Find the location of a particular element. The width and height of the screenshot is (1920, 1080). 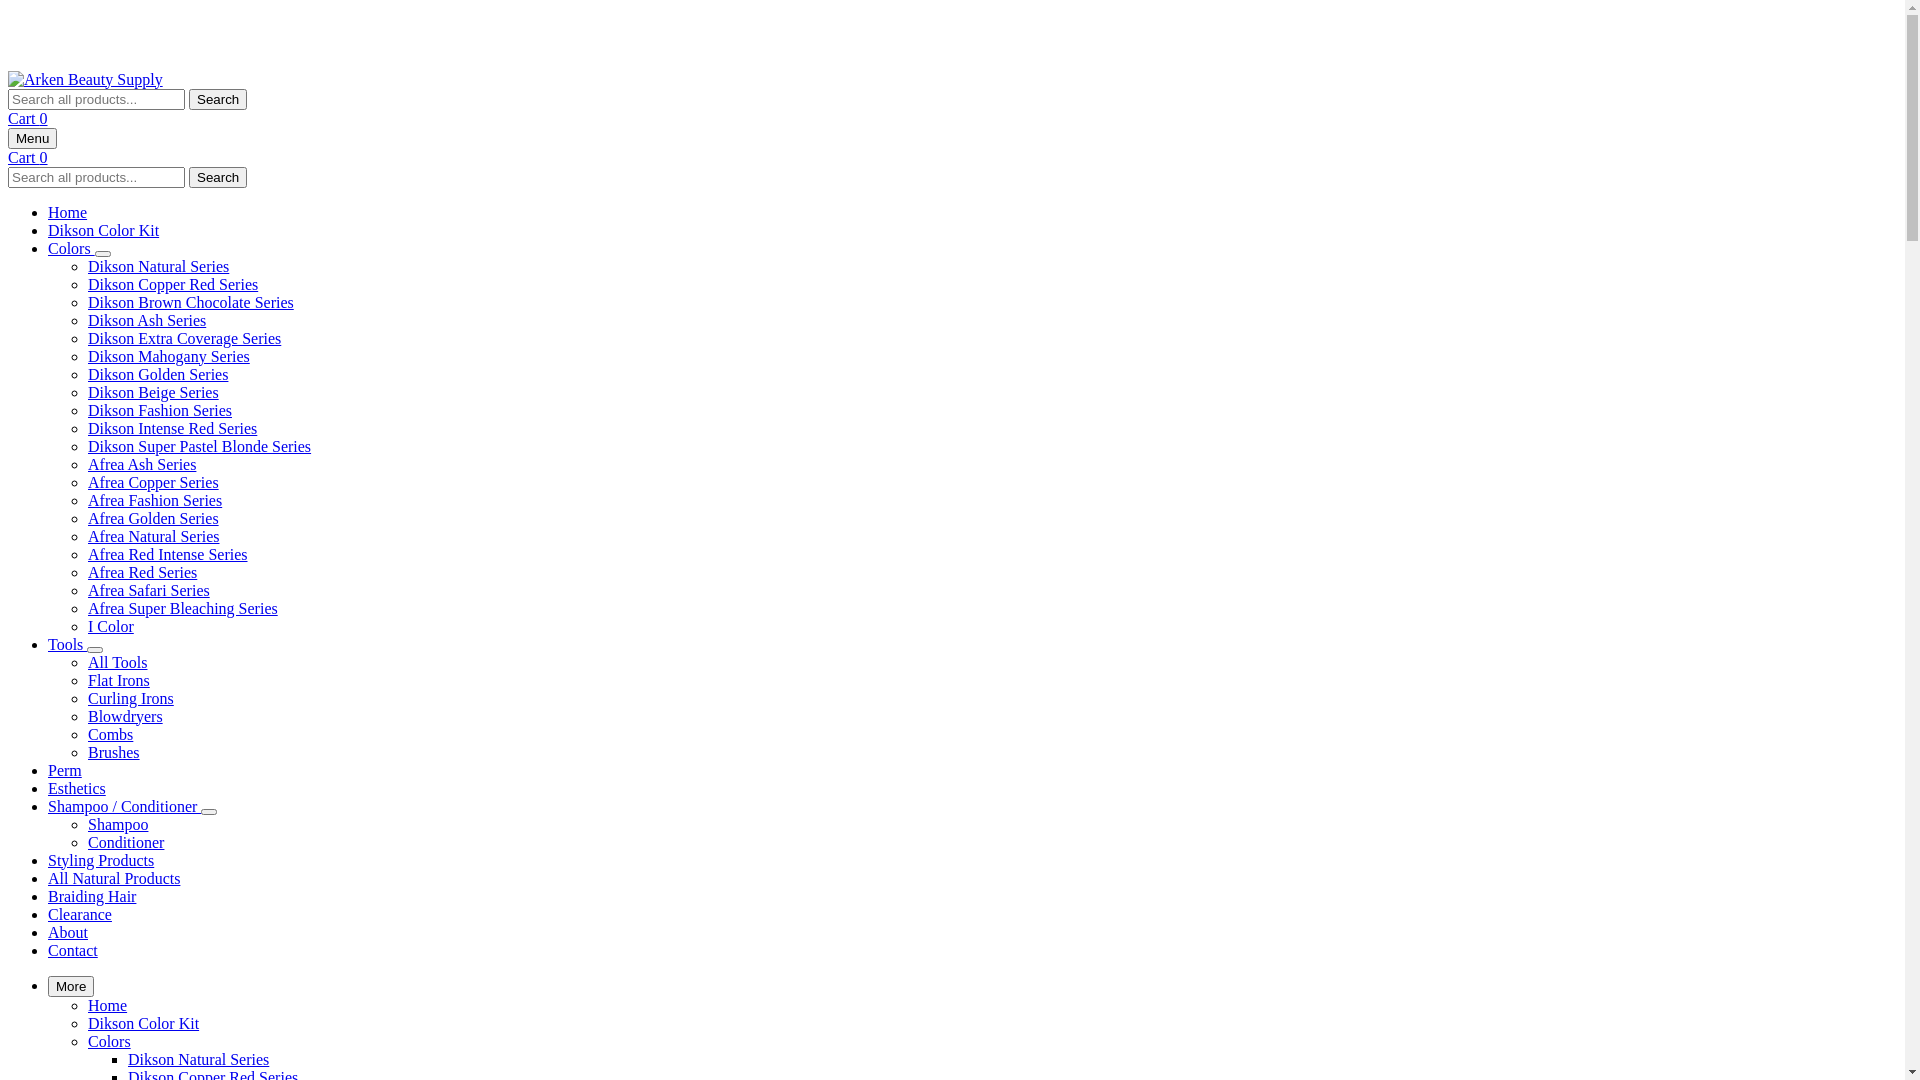

'Conditioner' is located at coordinates (86, 842).